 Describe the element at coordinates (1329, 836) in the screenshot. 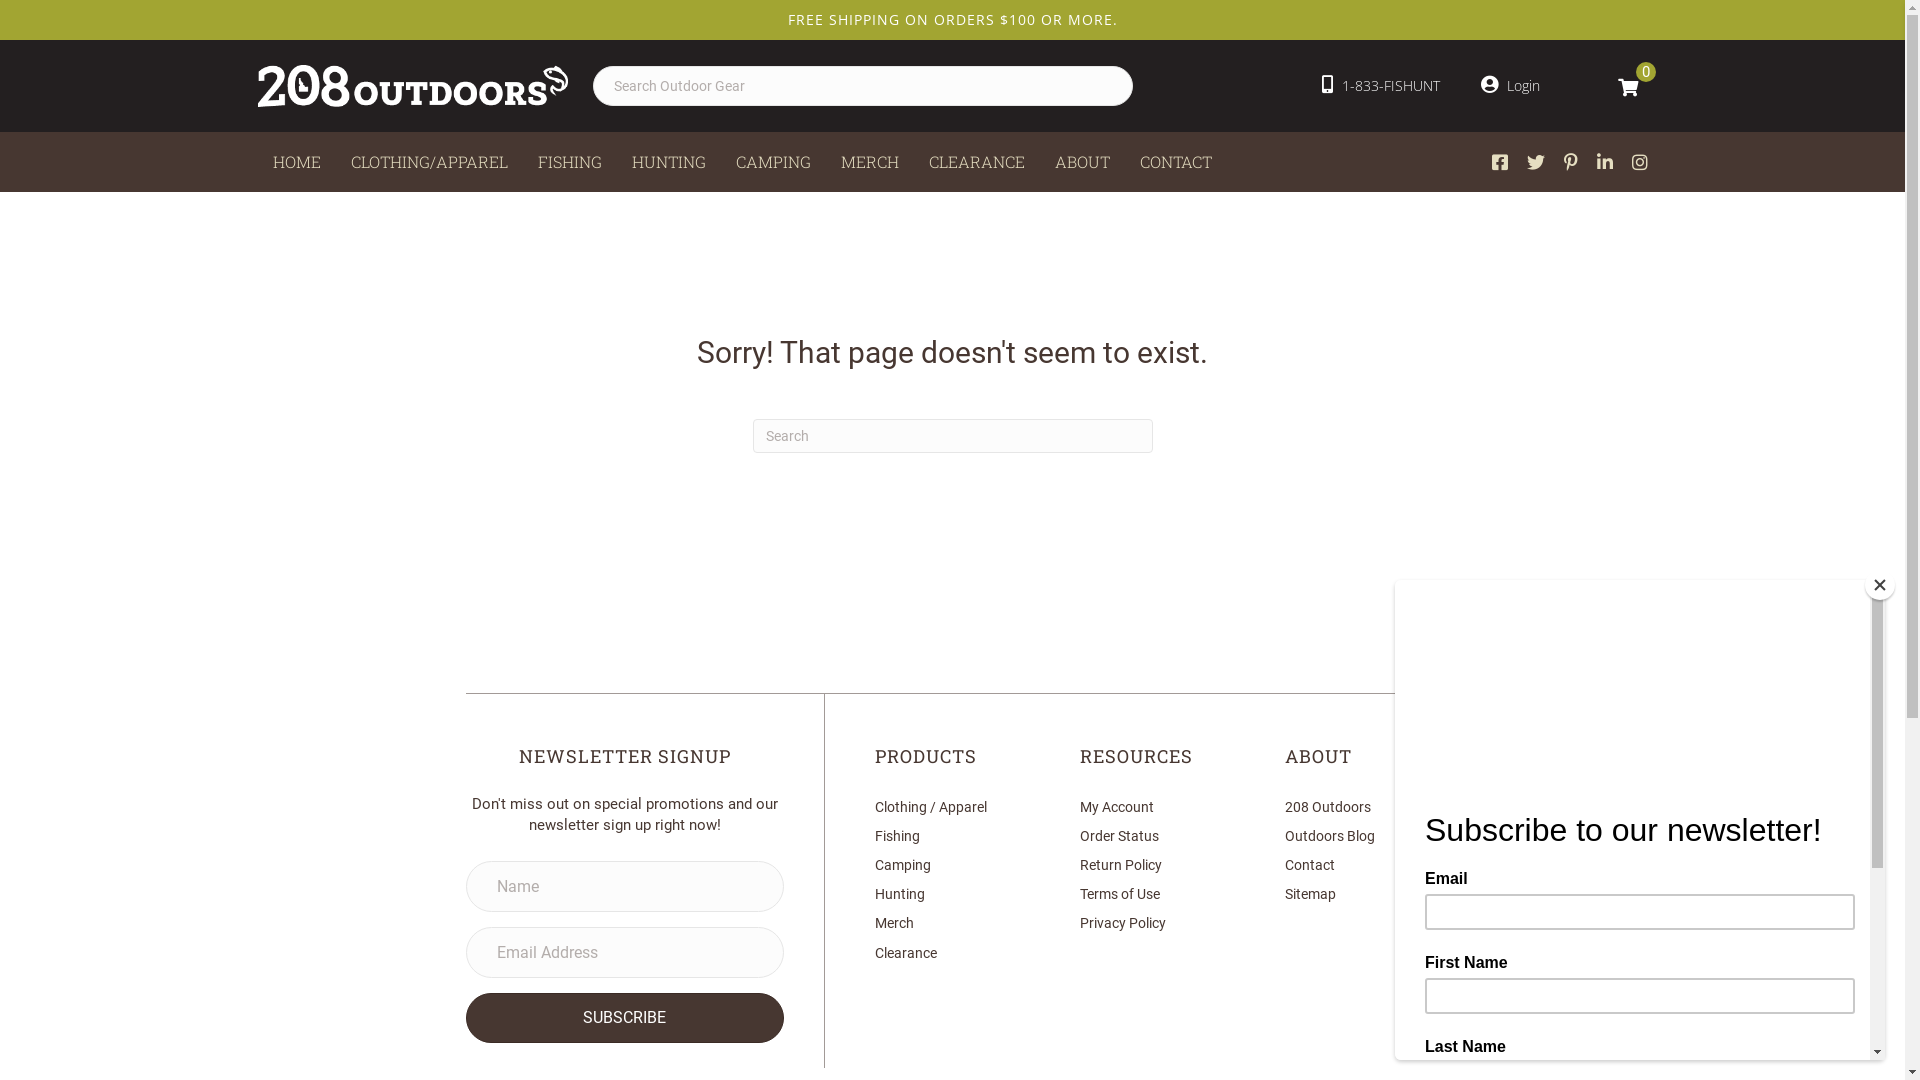

I see `'Outdoors Blog'` at that location.